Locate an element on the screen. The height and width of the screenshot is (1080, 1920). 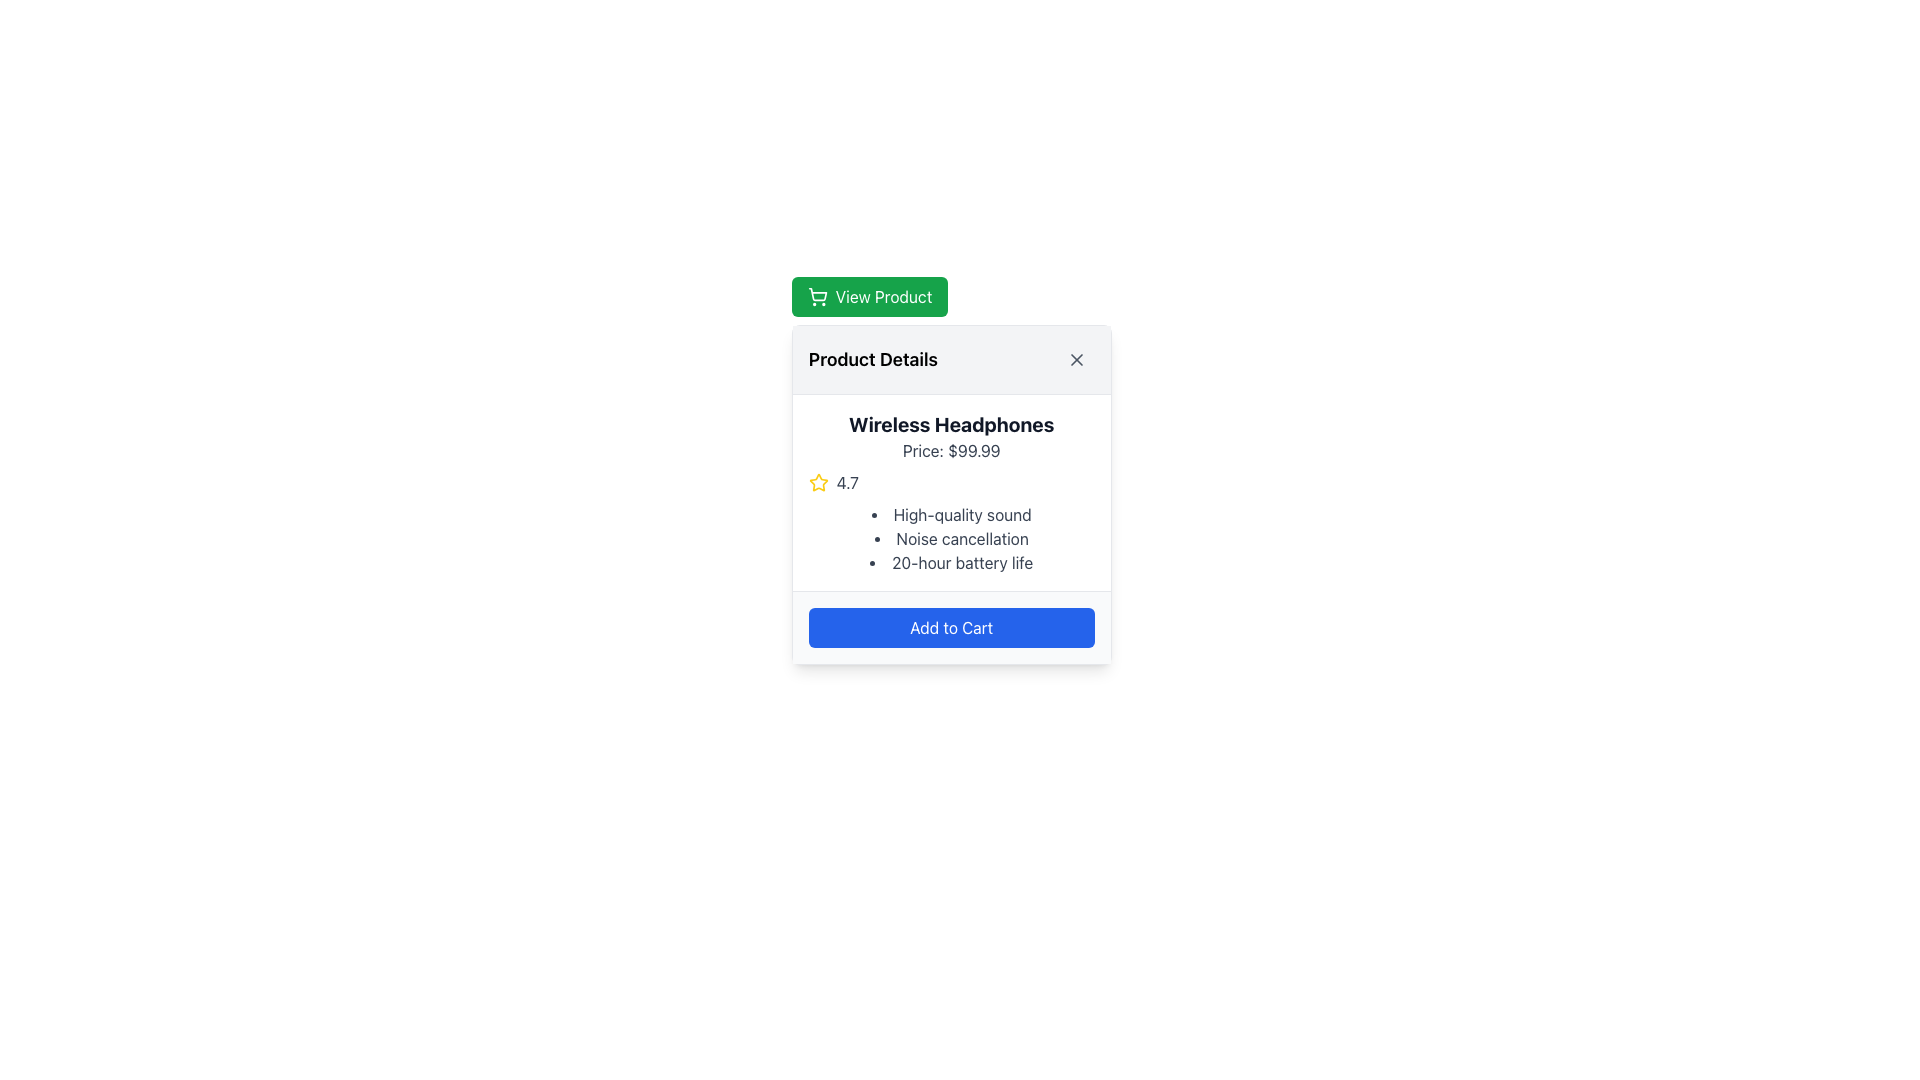
the textual list that displays the key features of the product, located in the lower portion of the product details section, between a rating of 4.7 and a large blue 'Add to Cart' button is located at coordinates (950, 538).